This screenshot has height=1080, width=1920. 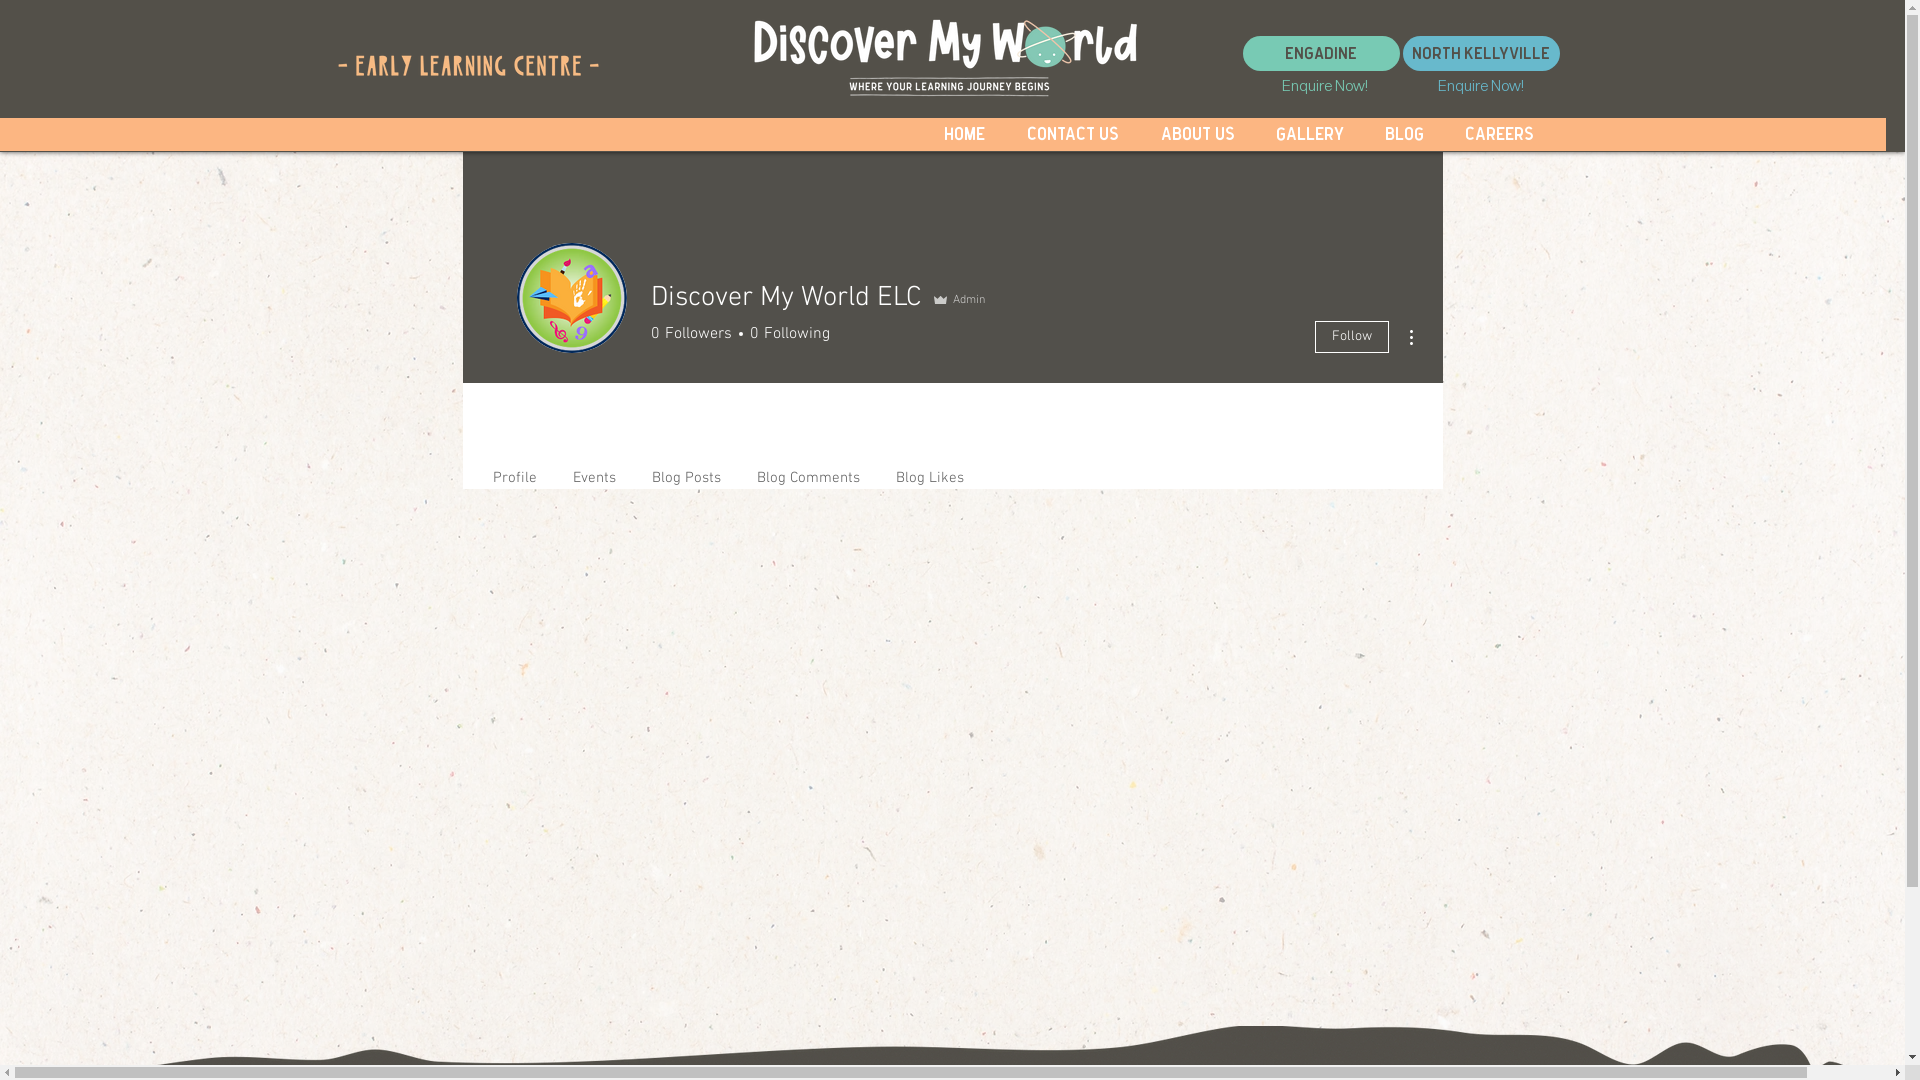 What do you see at coordinates (686, 469) in the screenshot?
I see `'Blog Posts'` at bounding box center [686, 469].